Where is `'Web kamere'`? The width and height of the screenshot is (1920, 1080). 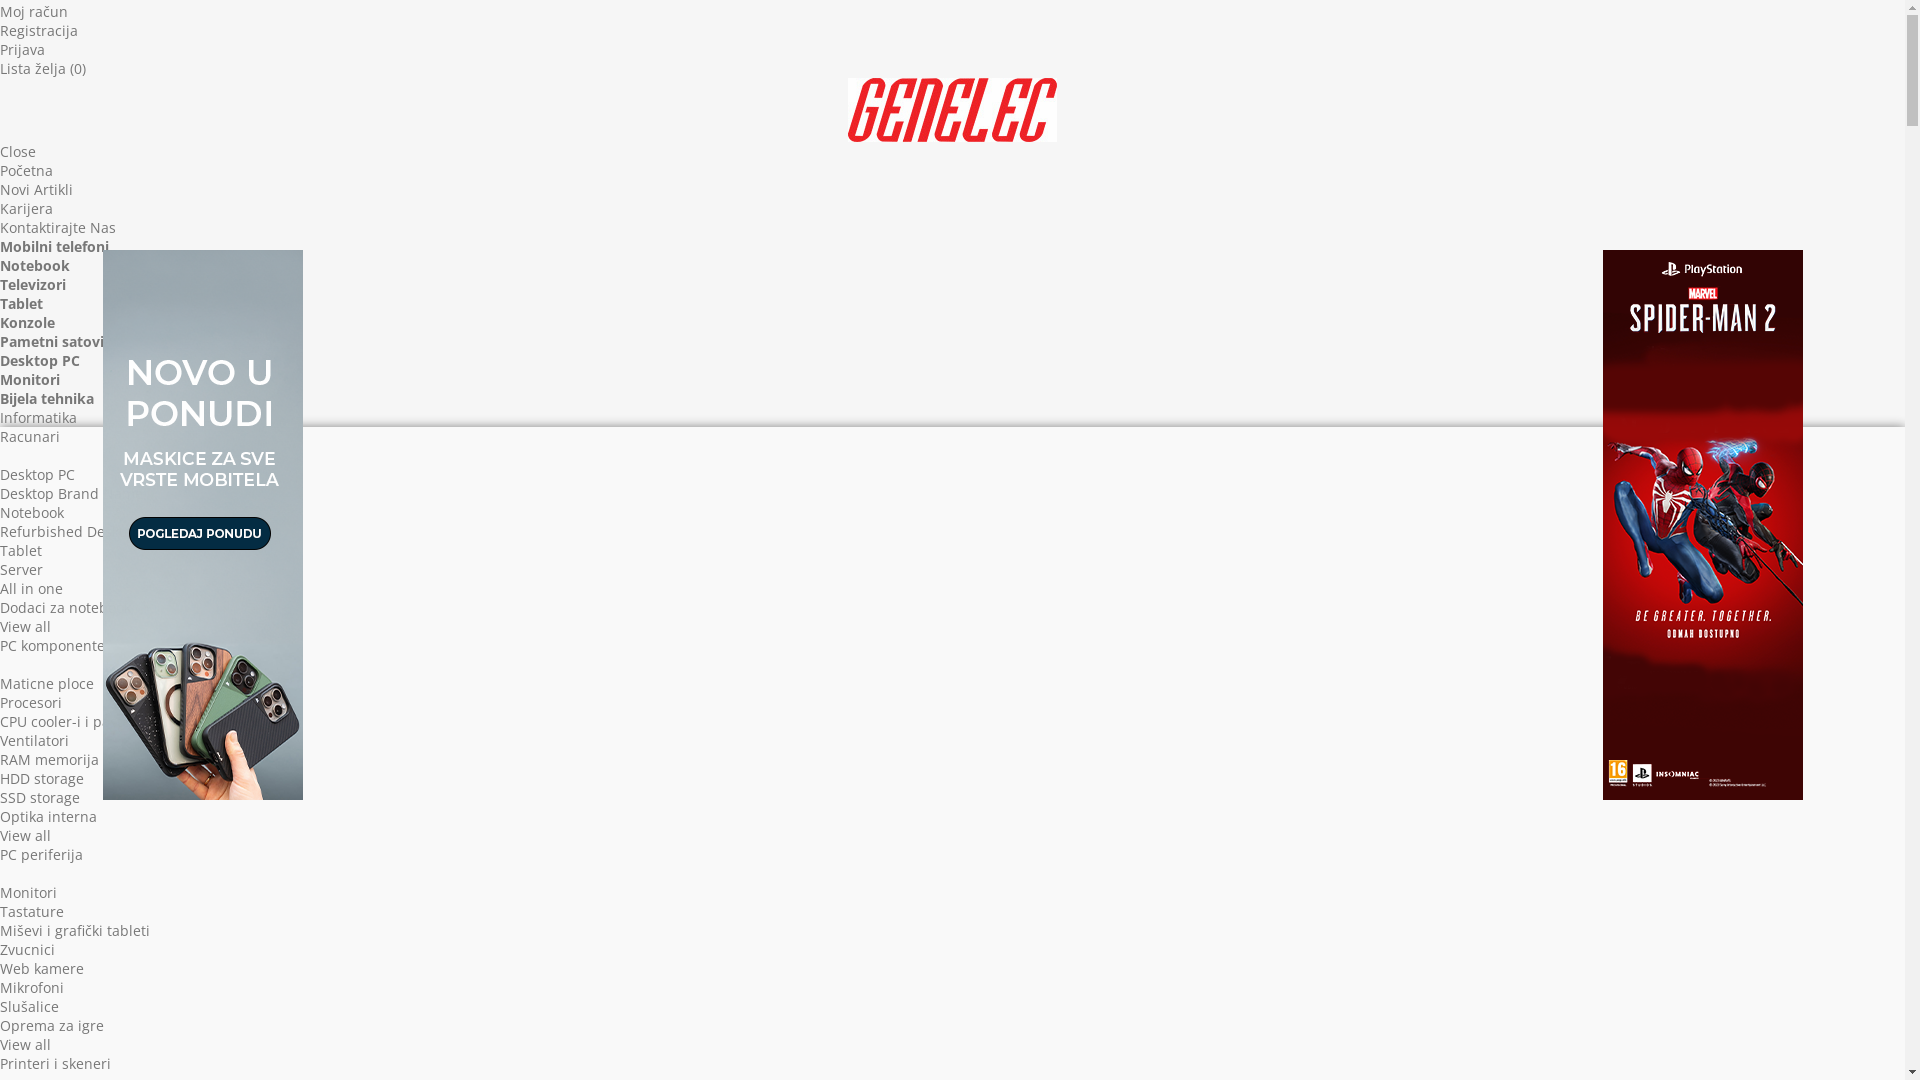 'Web kamere' is located at coordinates (42, 967).